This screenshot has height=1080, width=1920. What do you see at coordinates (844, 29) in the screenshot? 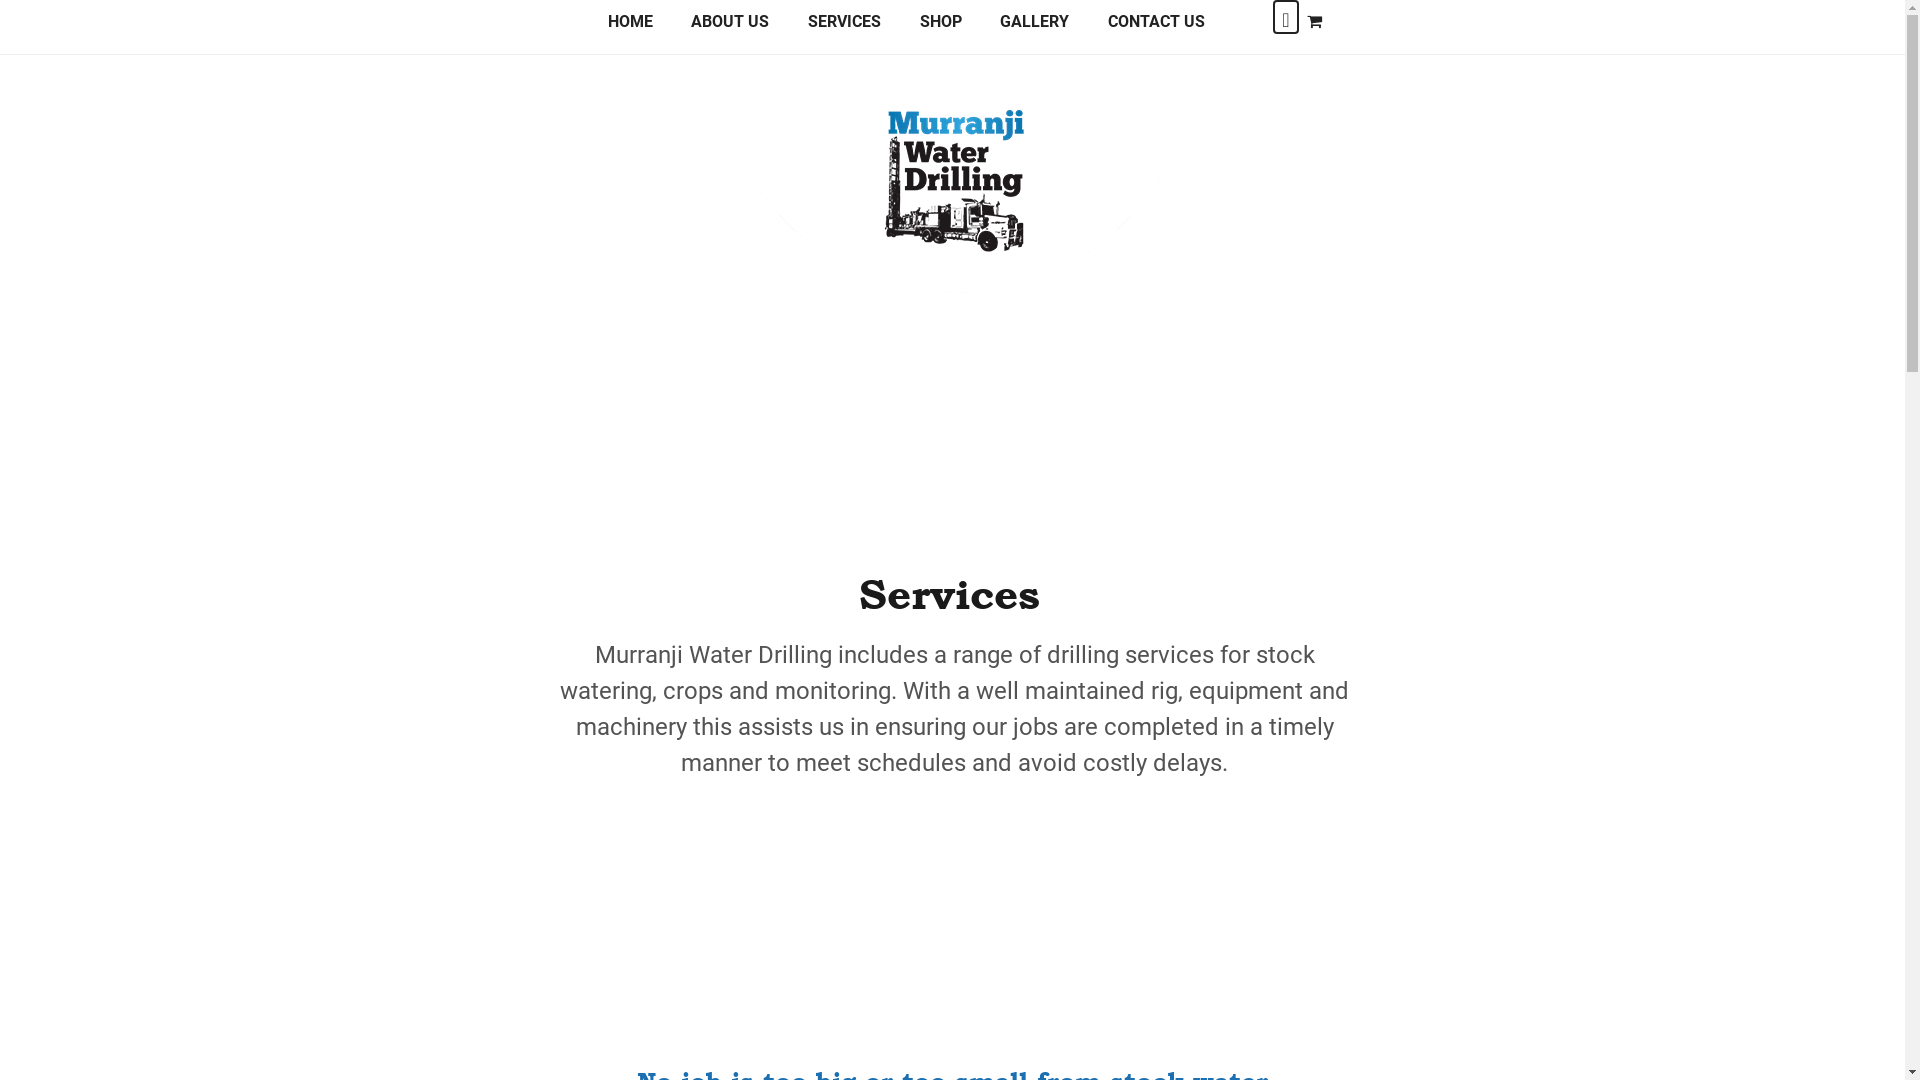
I see `'SERVICES'` at bounding box center [844, 29].